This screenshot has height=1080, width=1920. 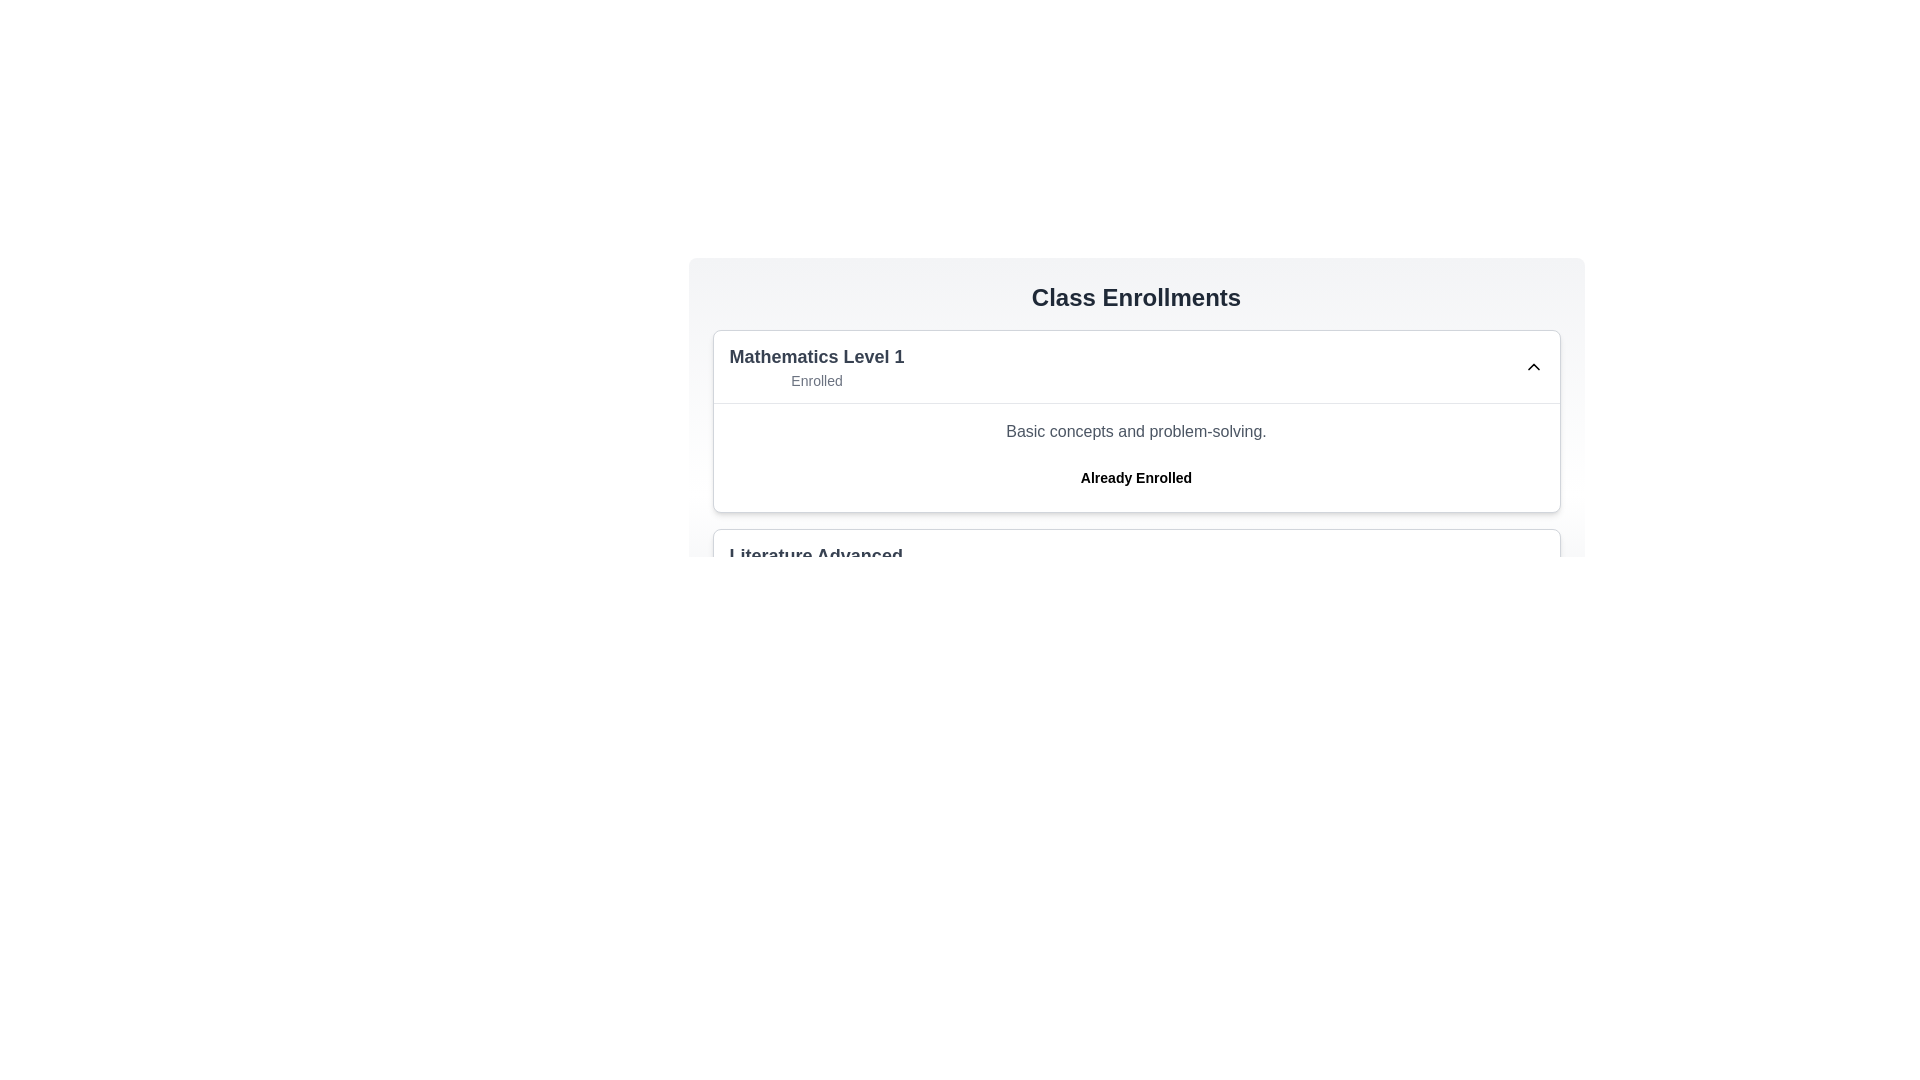 I want to click on the non-interactive status indicator button indicating enrollment in the 'Basic concepts and problem-solving' course within the 'Mathematics Level 1' enrollment card, so click(x=1136, y=478).